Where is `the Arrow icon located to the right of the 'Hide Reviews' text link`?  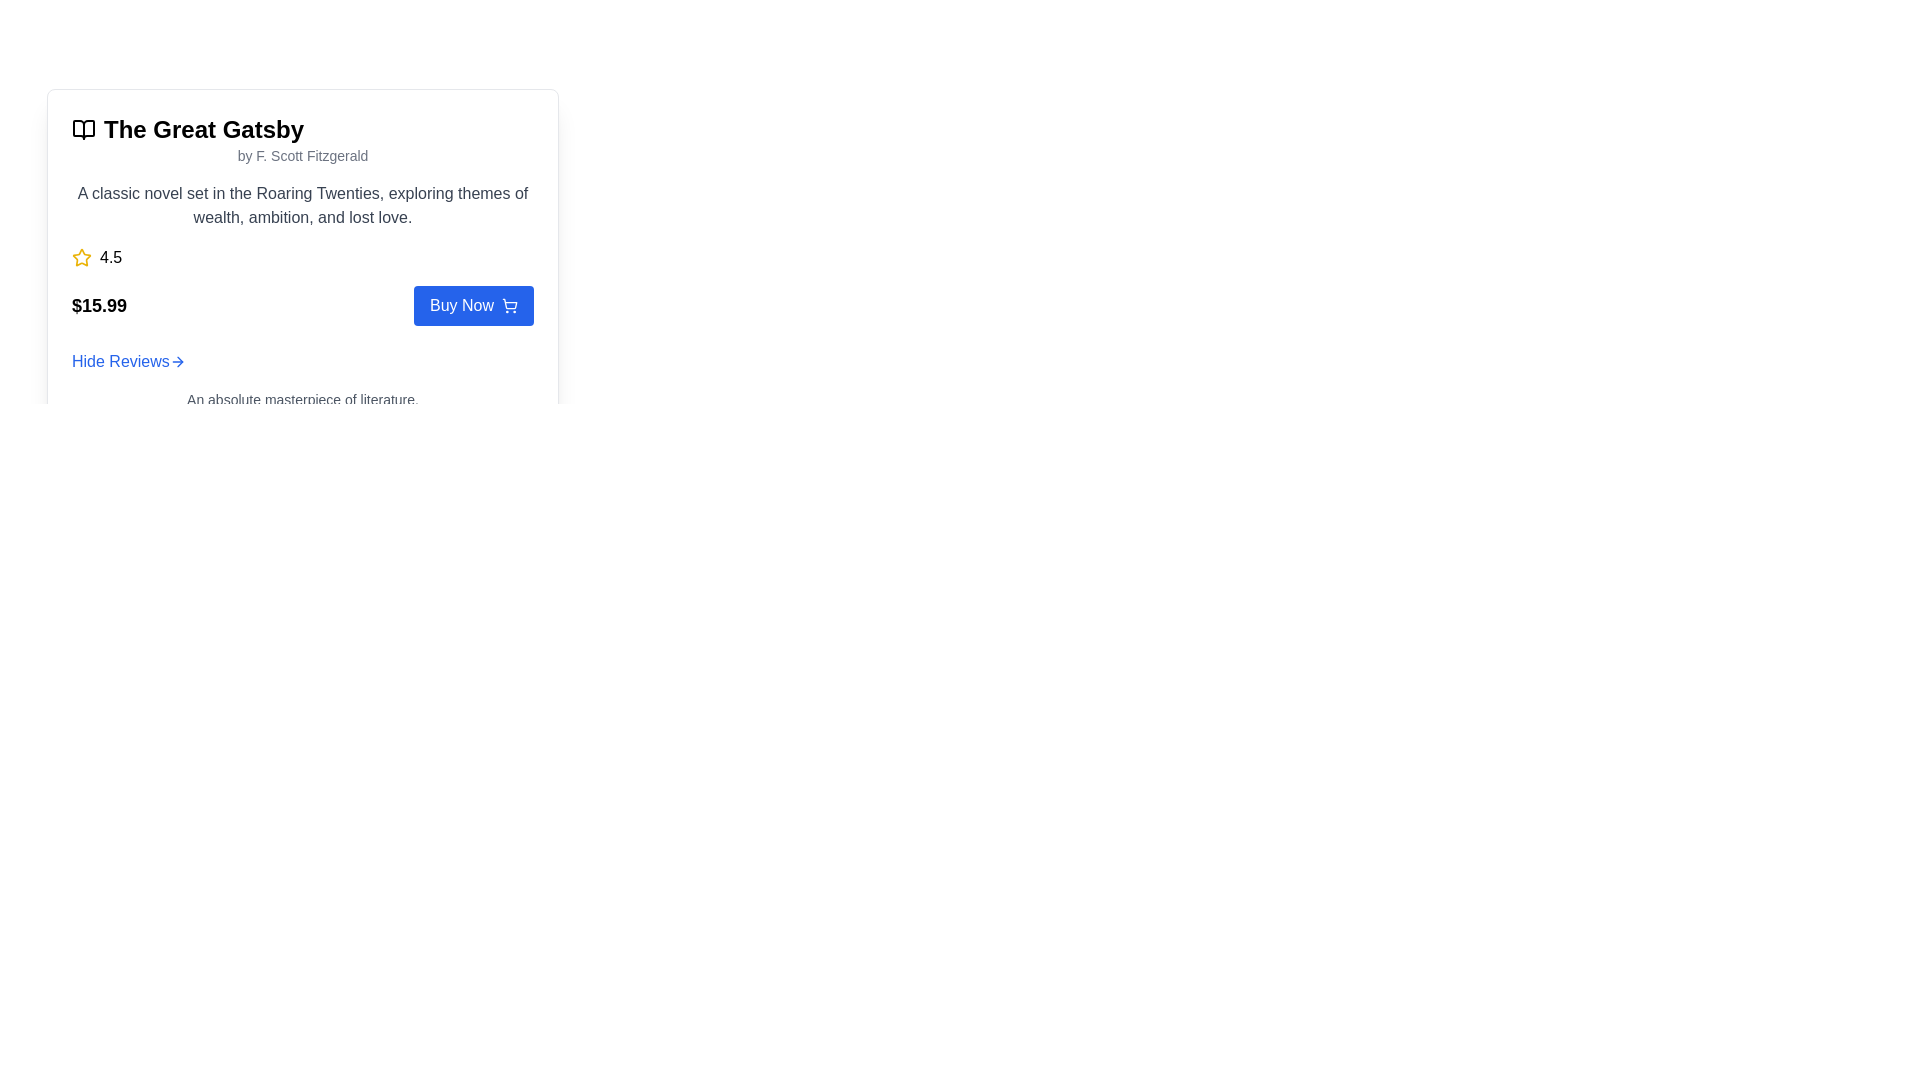 the Arrow icon located to the right of the 'Hide Reviews' text link is located at coordinates (177, 362).